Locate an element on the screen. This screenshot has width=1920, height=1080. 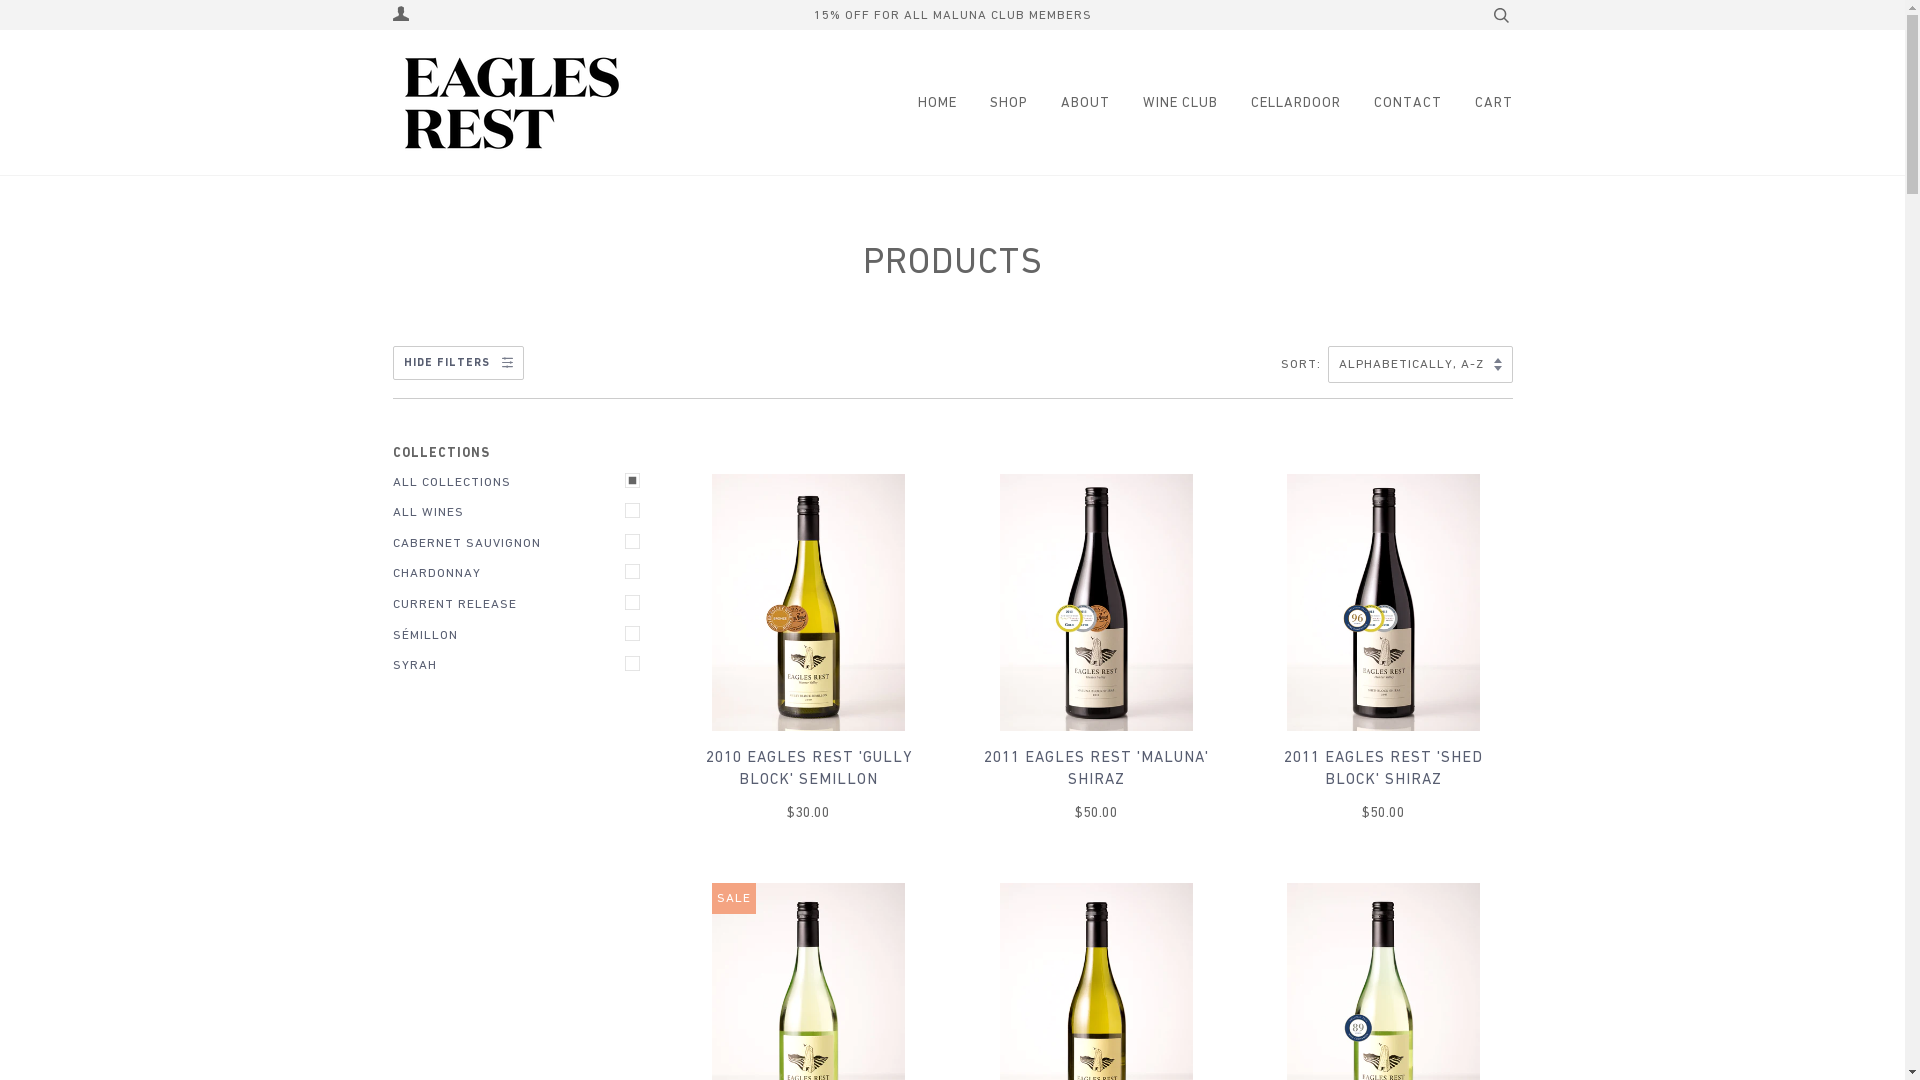
'ABOUT' is located at coordinates (1068, 101).